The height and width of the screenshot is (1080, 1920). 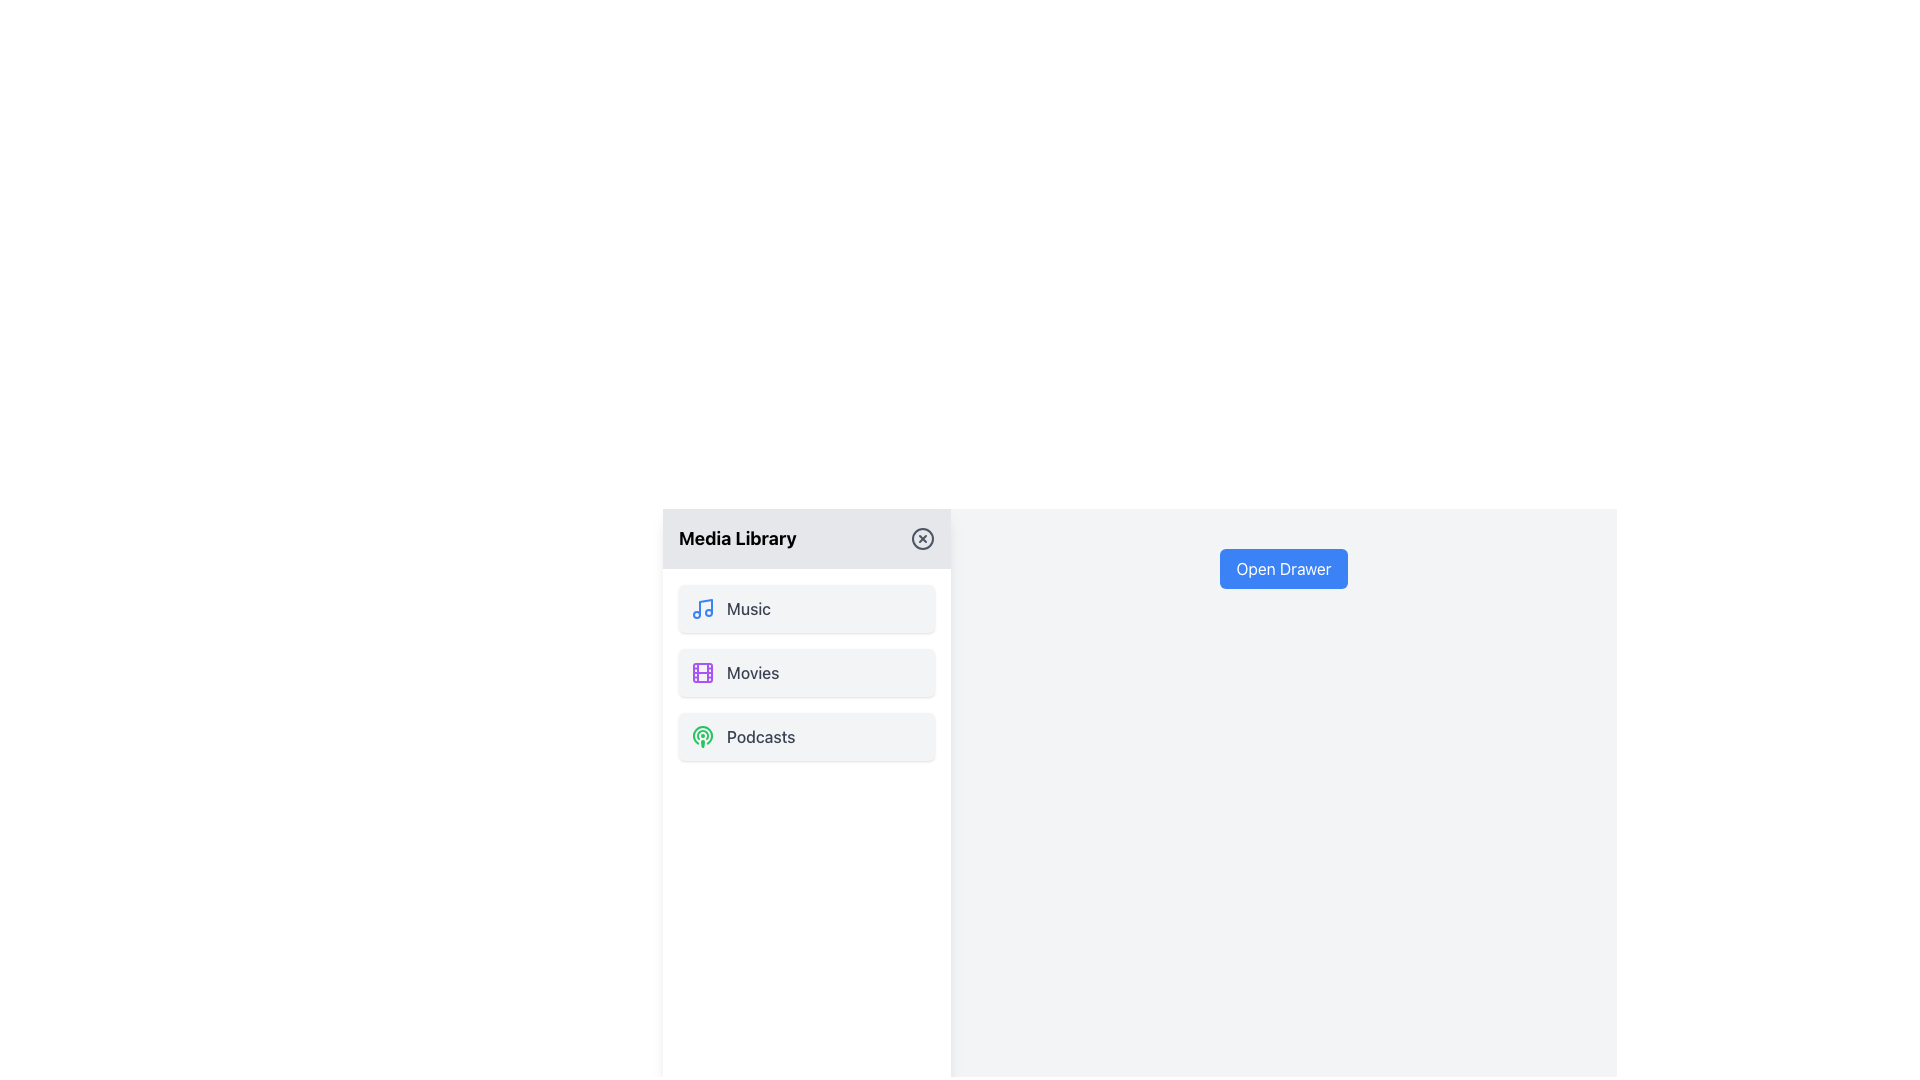 What do you see at coordinates (806, 736) in the screenshot?
I see `the Podcasts button located under the 'Media Library' section` at bounding box center [806, 736].